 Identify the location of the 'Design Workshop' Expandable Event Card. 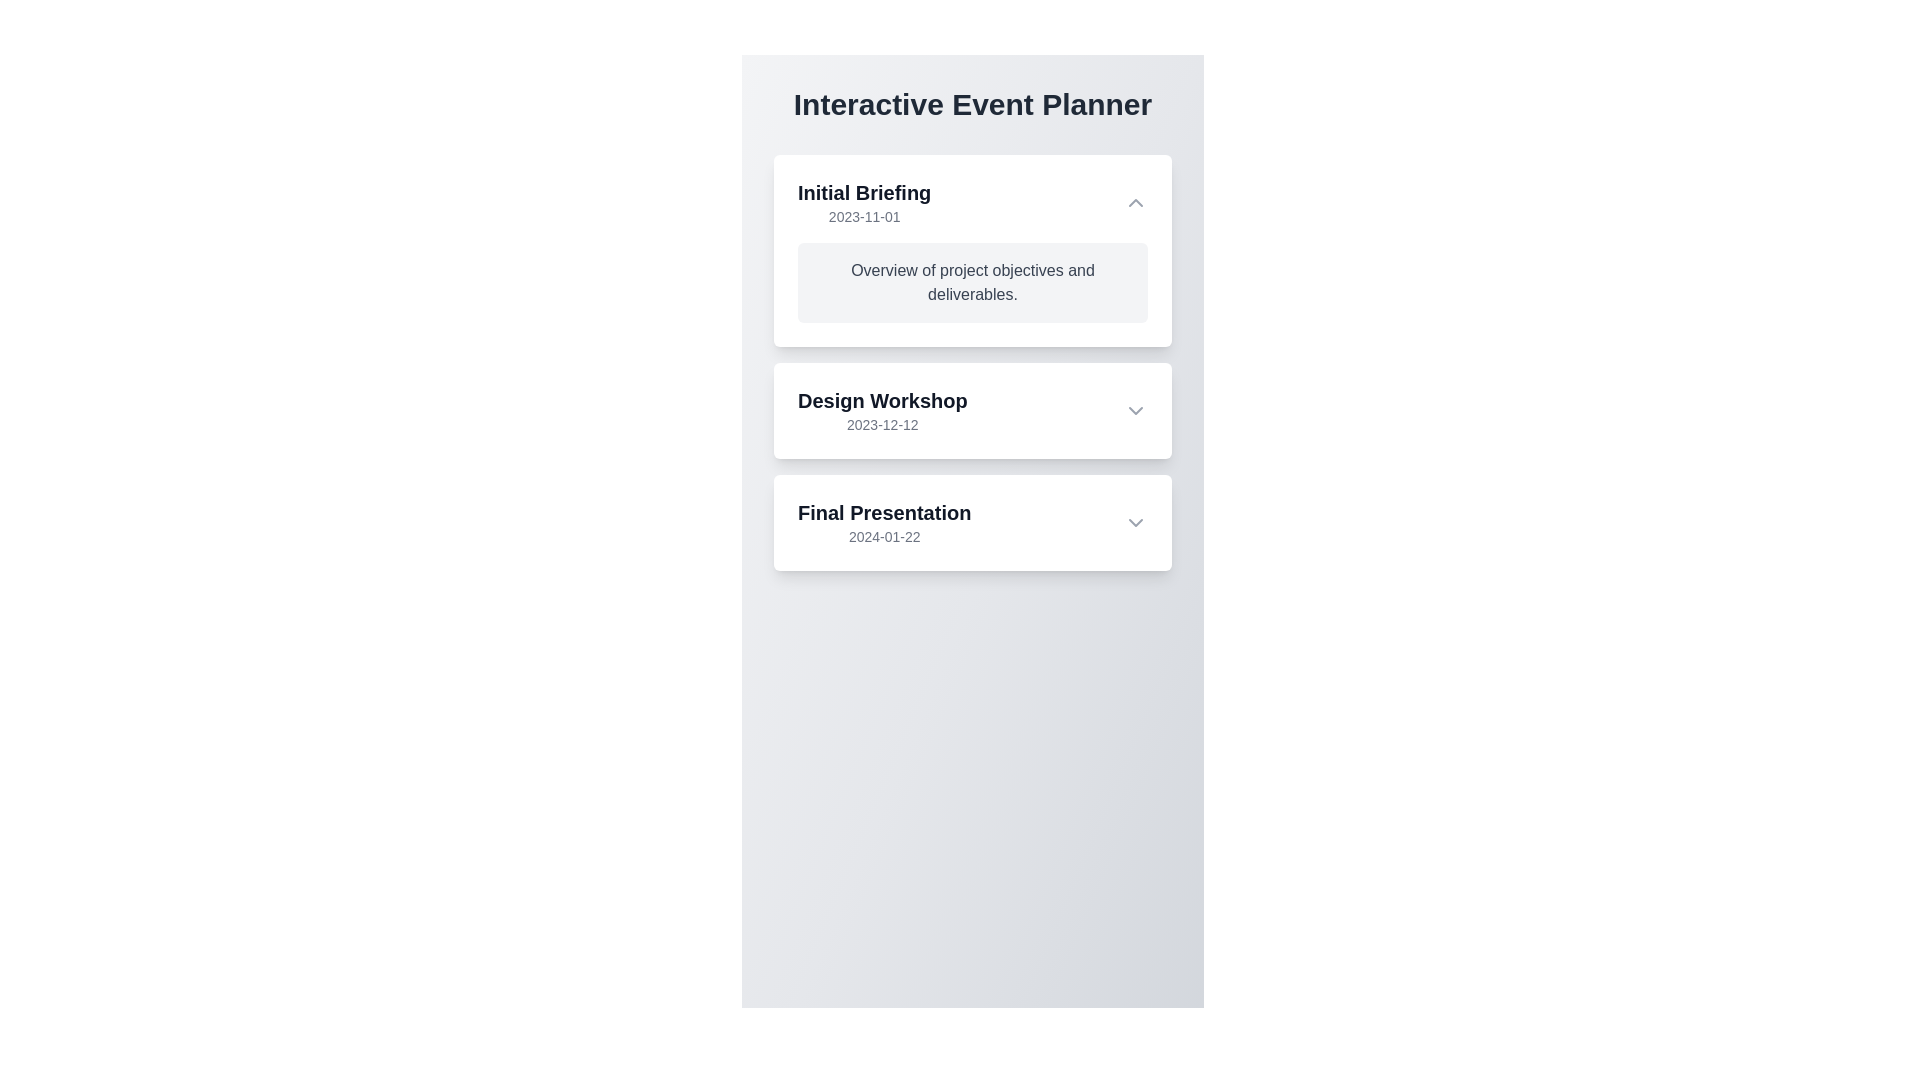
(973, 410).